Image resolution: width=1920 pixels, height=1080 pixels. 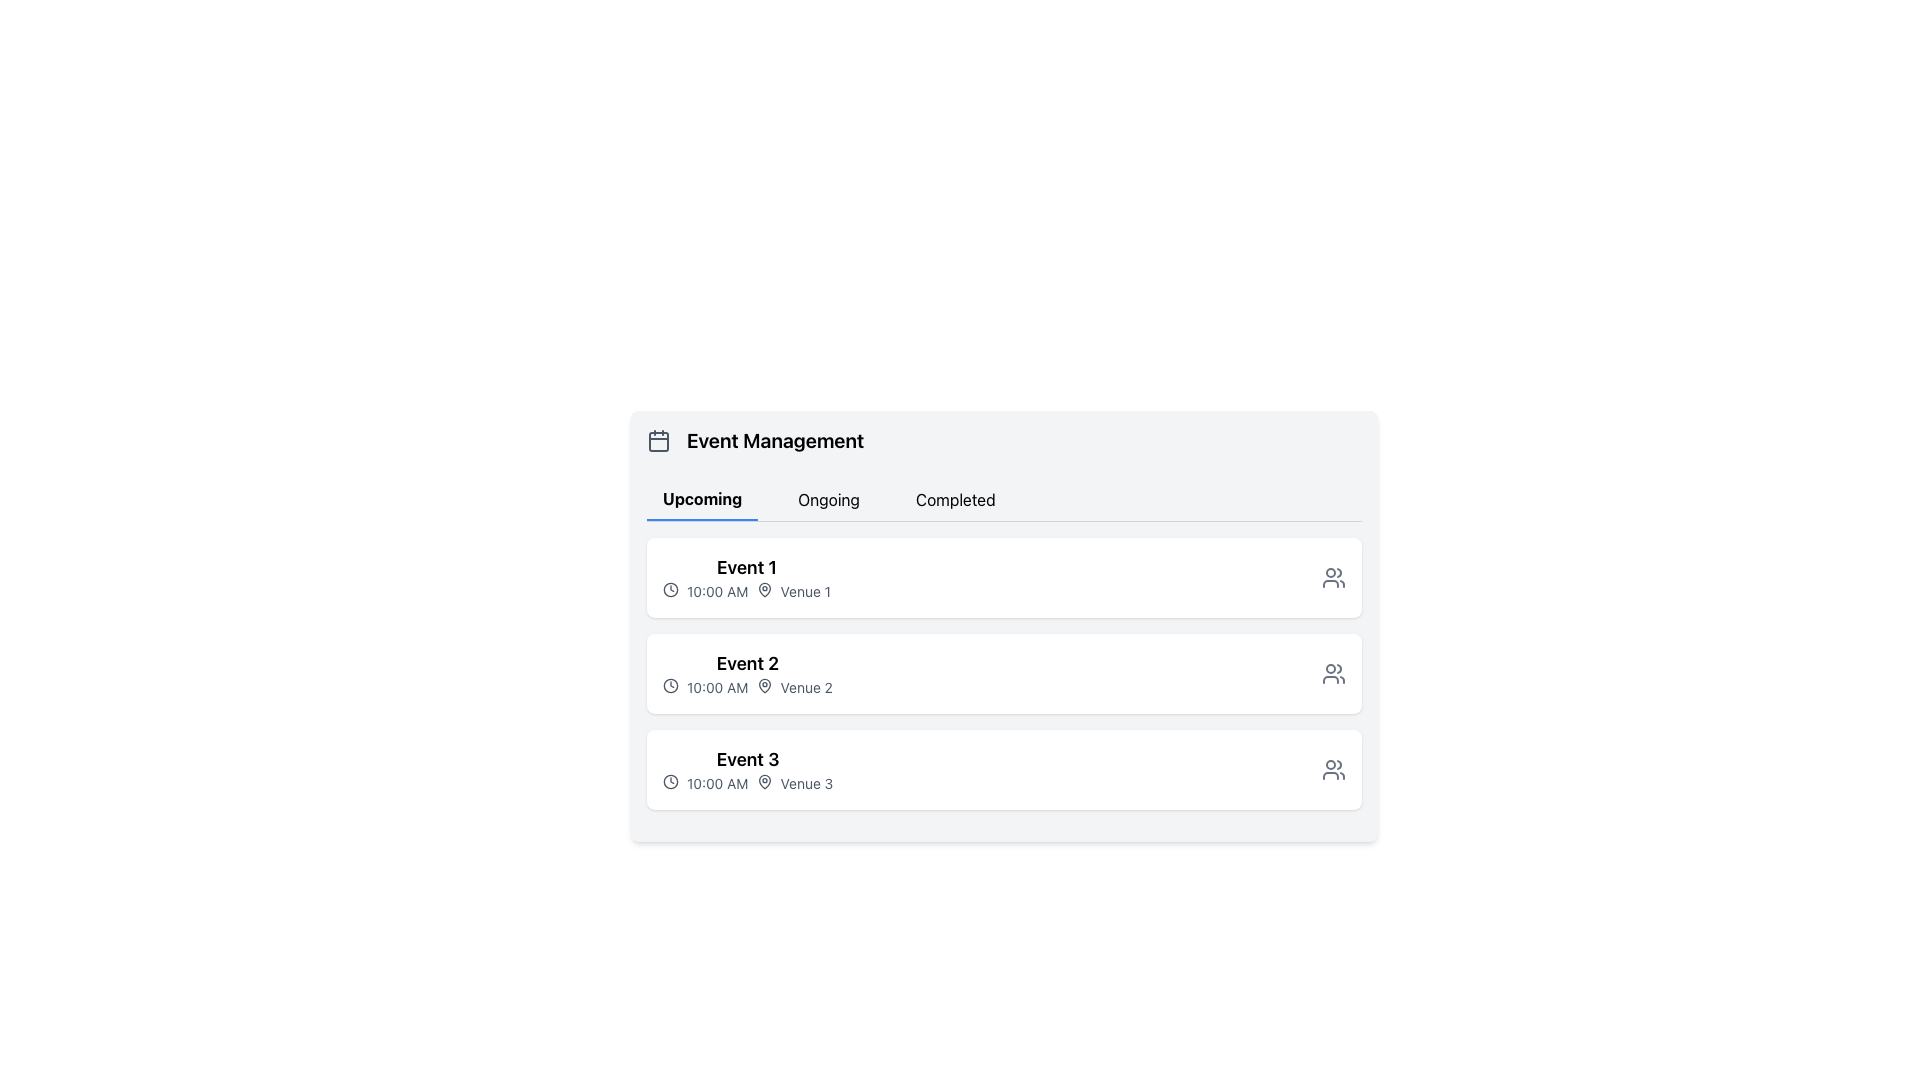 What do you see at coordinates (1334, 769) in the screenshot?
I see `the information icon related to users or groups for the third event in the list under the 'Upcoming' tab in the Event Management section, which is positioned on the right side aligned with the event's time and venue details` at bounding box center [1334, 769].